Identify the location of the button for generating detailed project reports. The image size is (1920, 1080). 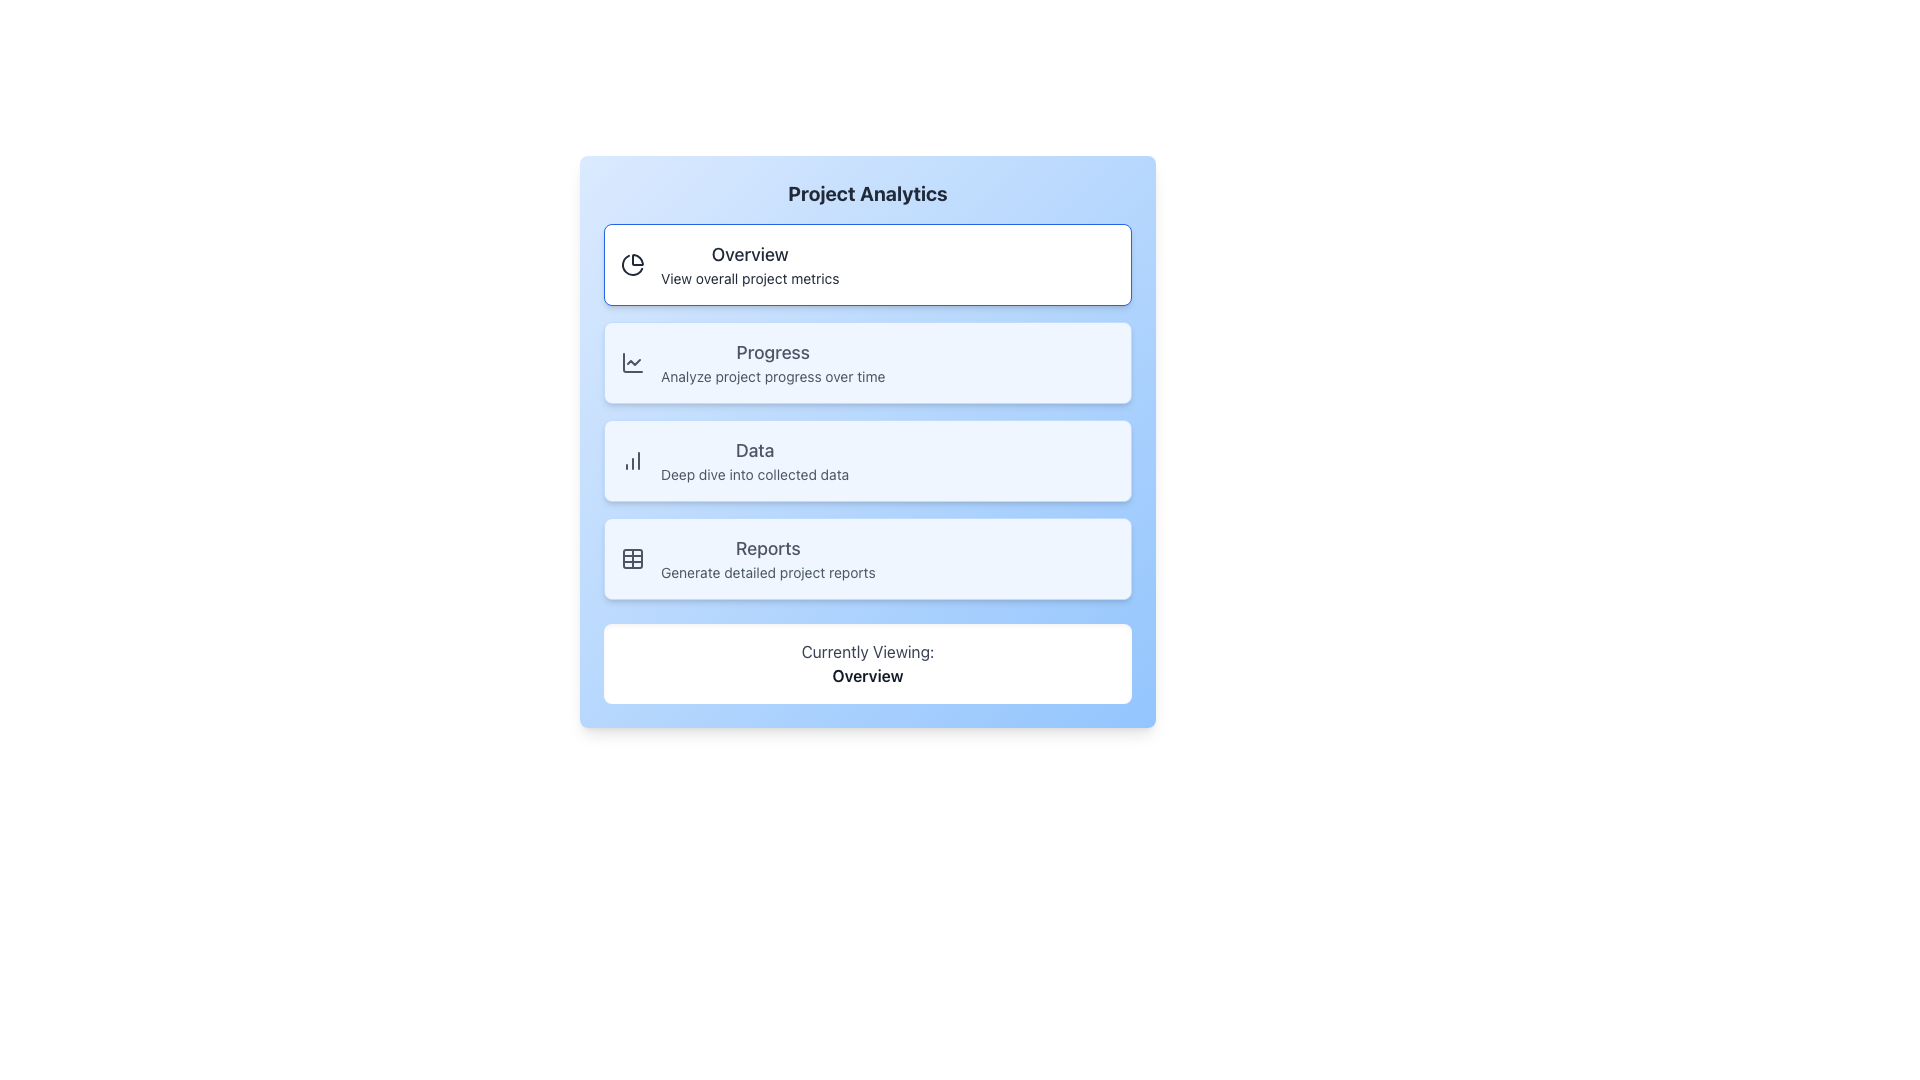
(868, 559).